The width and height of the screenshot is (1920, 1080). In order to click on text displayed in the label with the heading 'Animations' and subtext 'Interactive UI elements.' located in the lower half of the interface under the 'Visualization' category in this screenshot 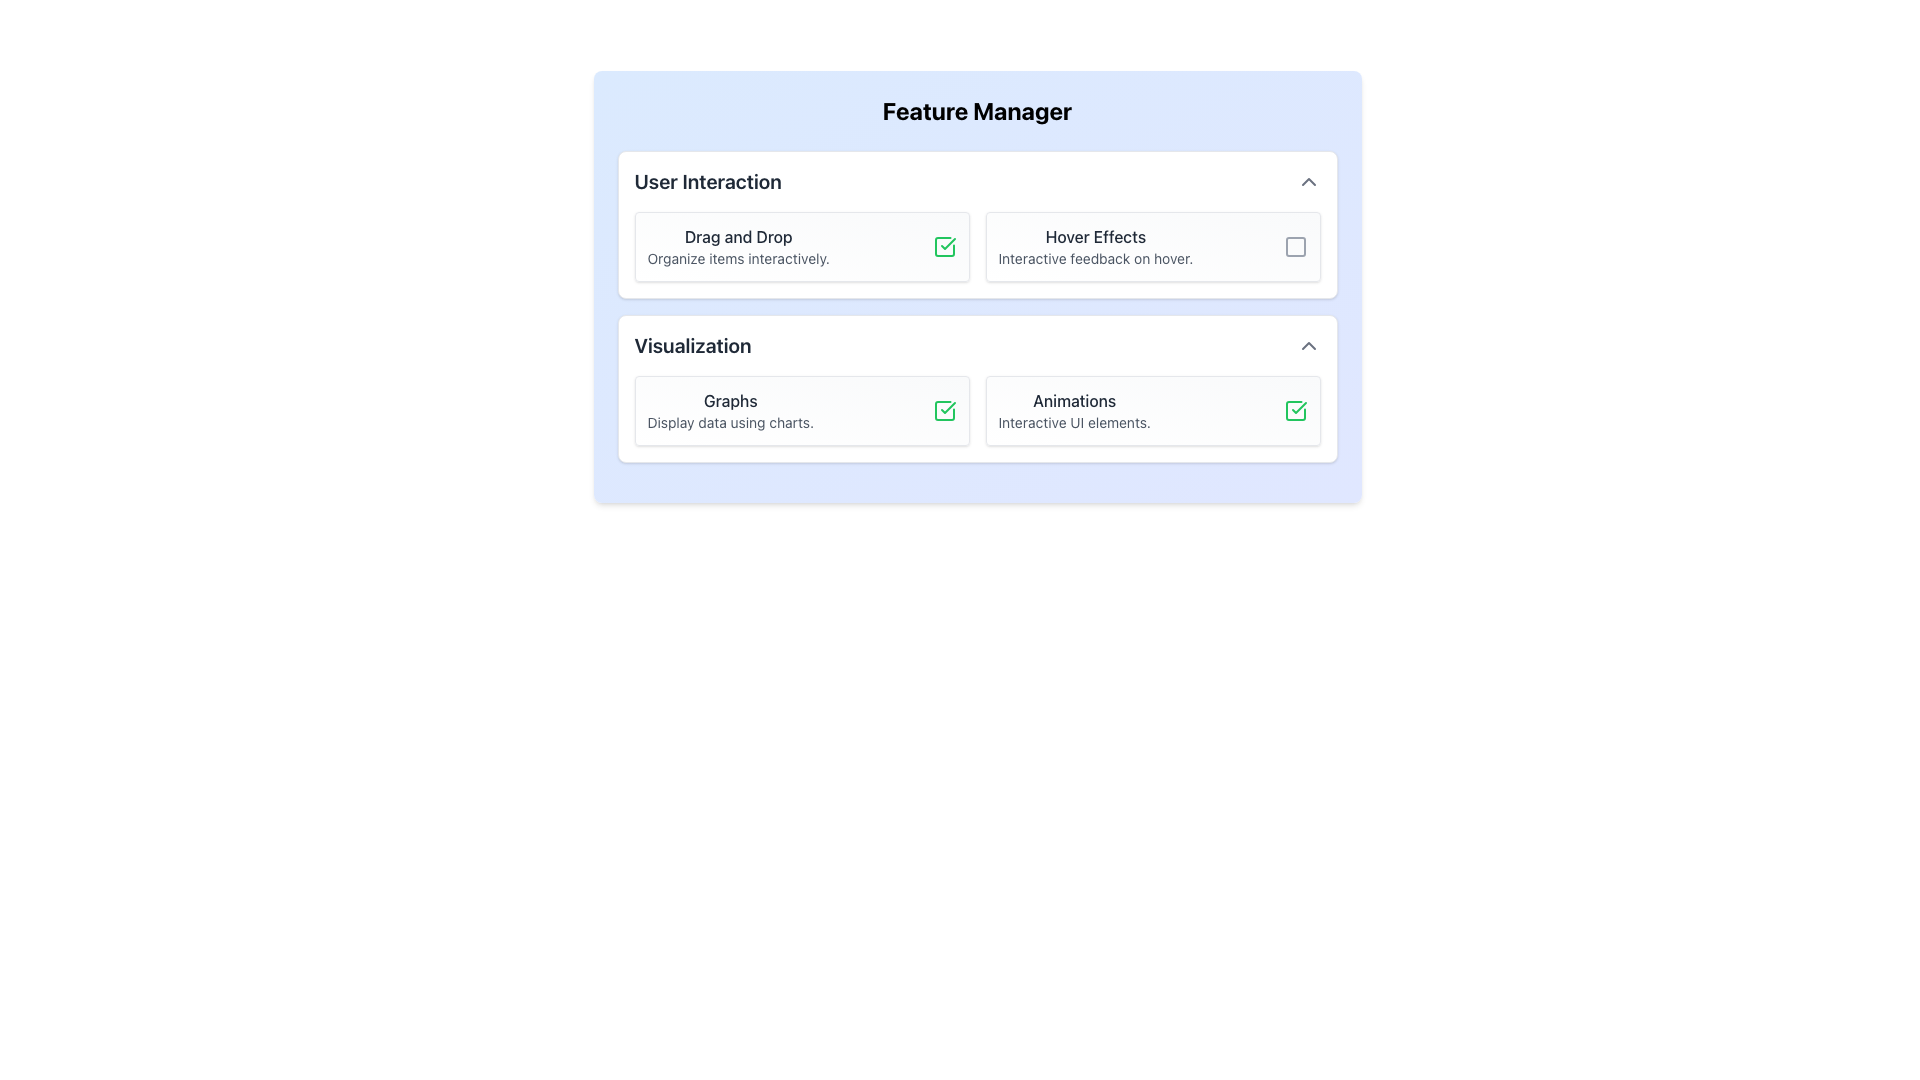, I will do `click(1073, 410)`.